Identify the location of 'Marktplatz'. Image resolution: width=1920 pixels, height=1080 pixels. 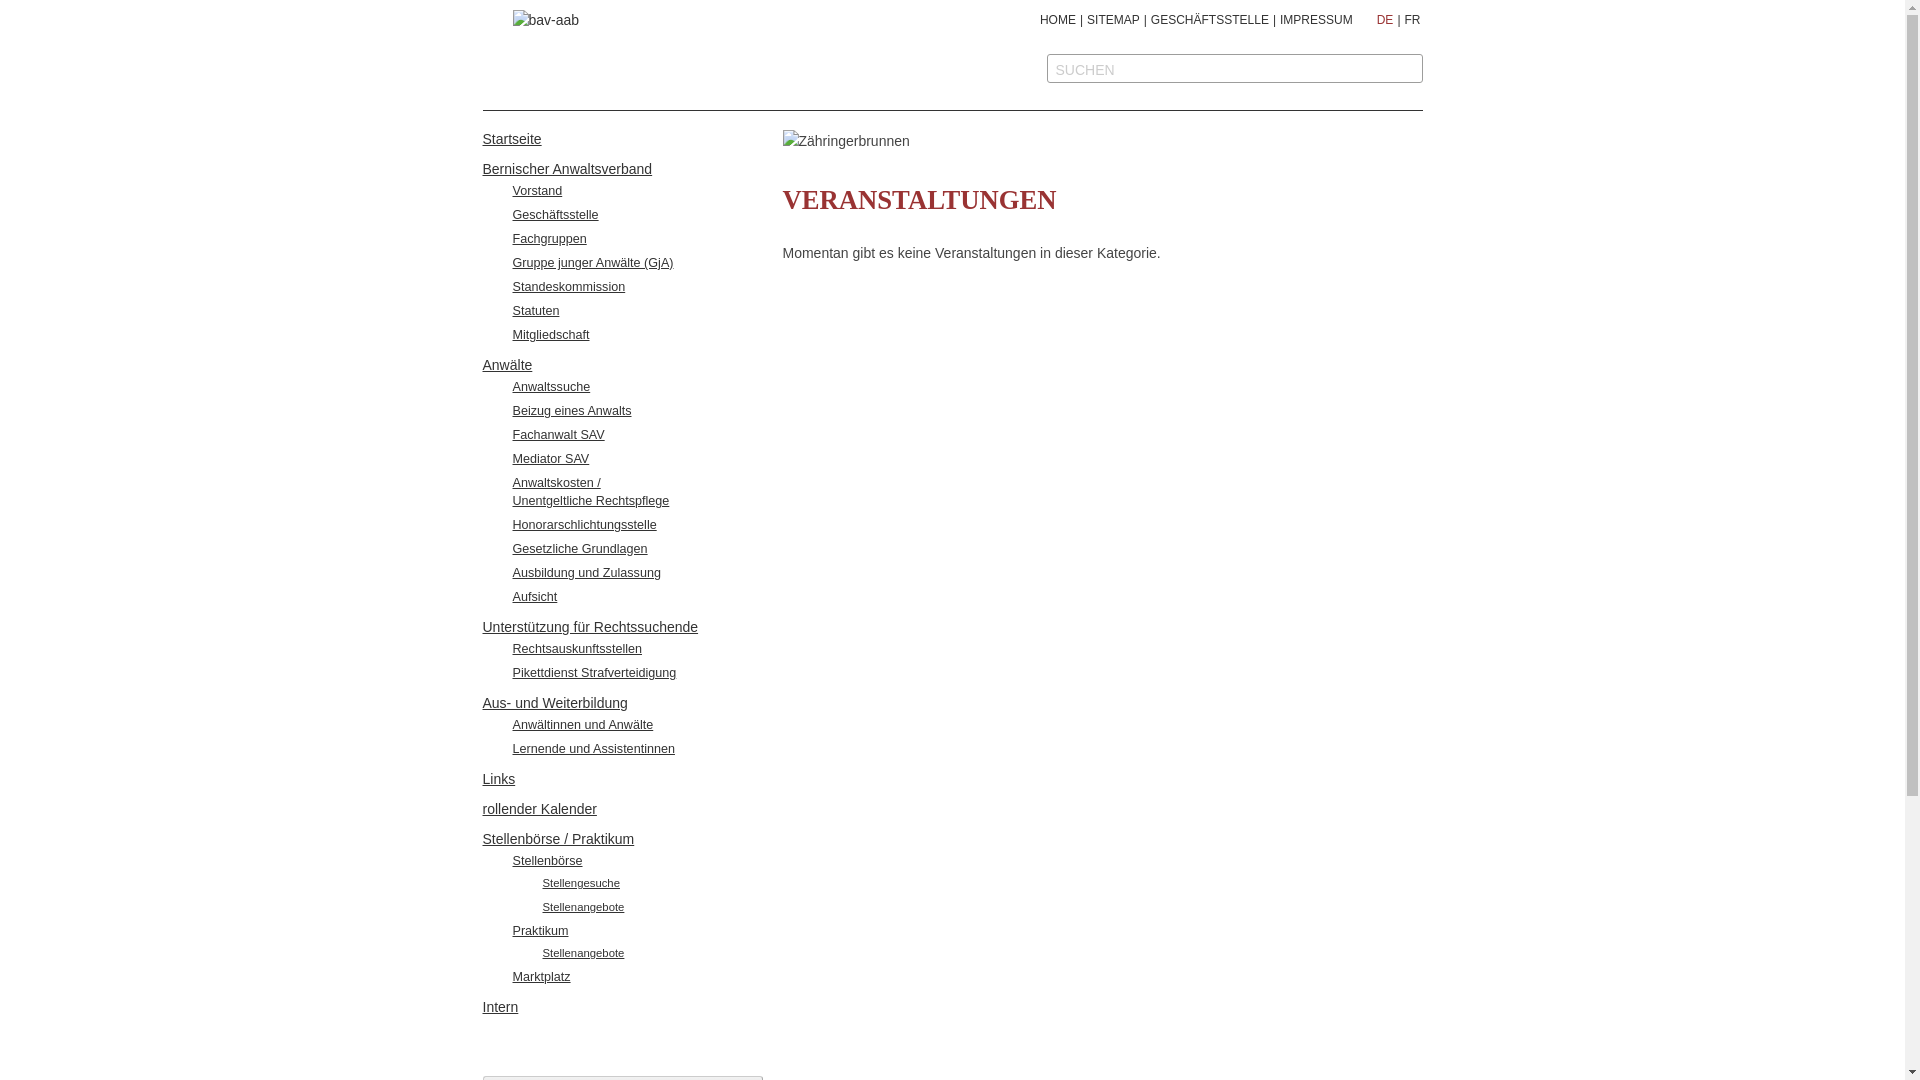
(512, 975).